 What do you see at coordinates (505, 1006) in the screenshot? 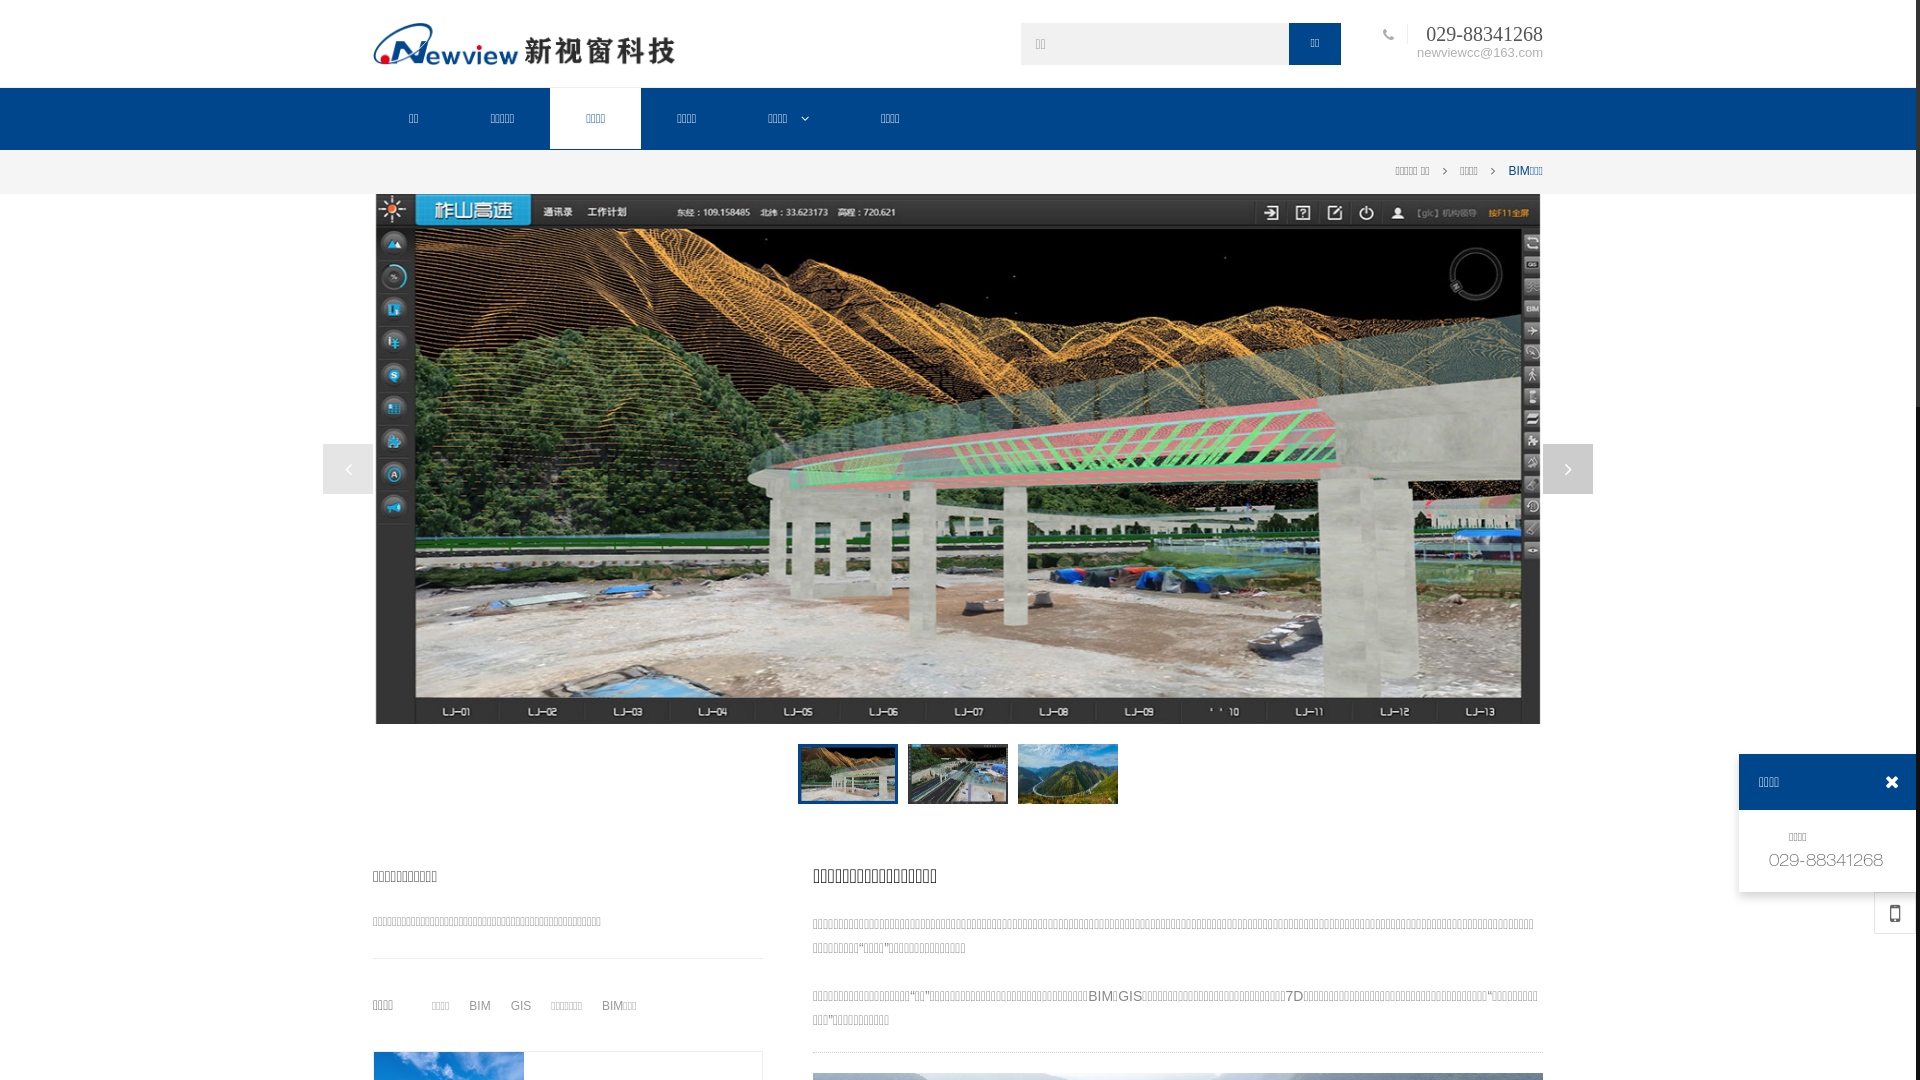
I see `'GIS'` at bounding box center [505, 1006].